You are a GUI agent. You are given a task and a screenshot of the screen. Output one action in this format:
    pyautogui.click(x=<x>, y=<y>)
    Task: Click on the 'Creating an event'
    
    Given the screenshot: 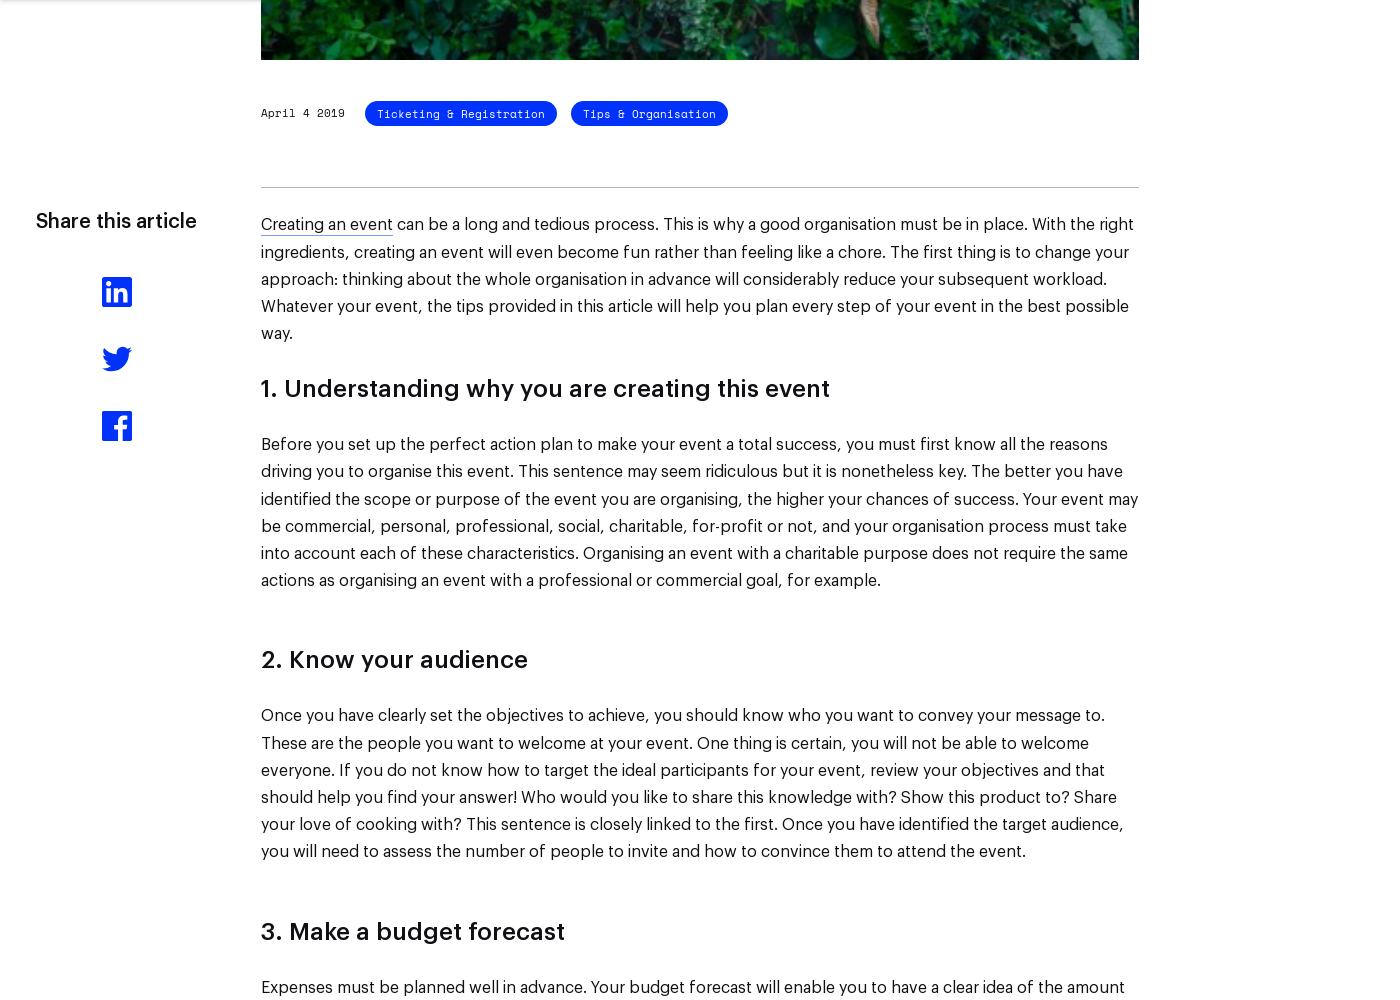 What is the action you would take?
    pyautogui.click(x=327, y=224)
    